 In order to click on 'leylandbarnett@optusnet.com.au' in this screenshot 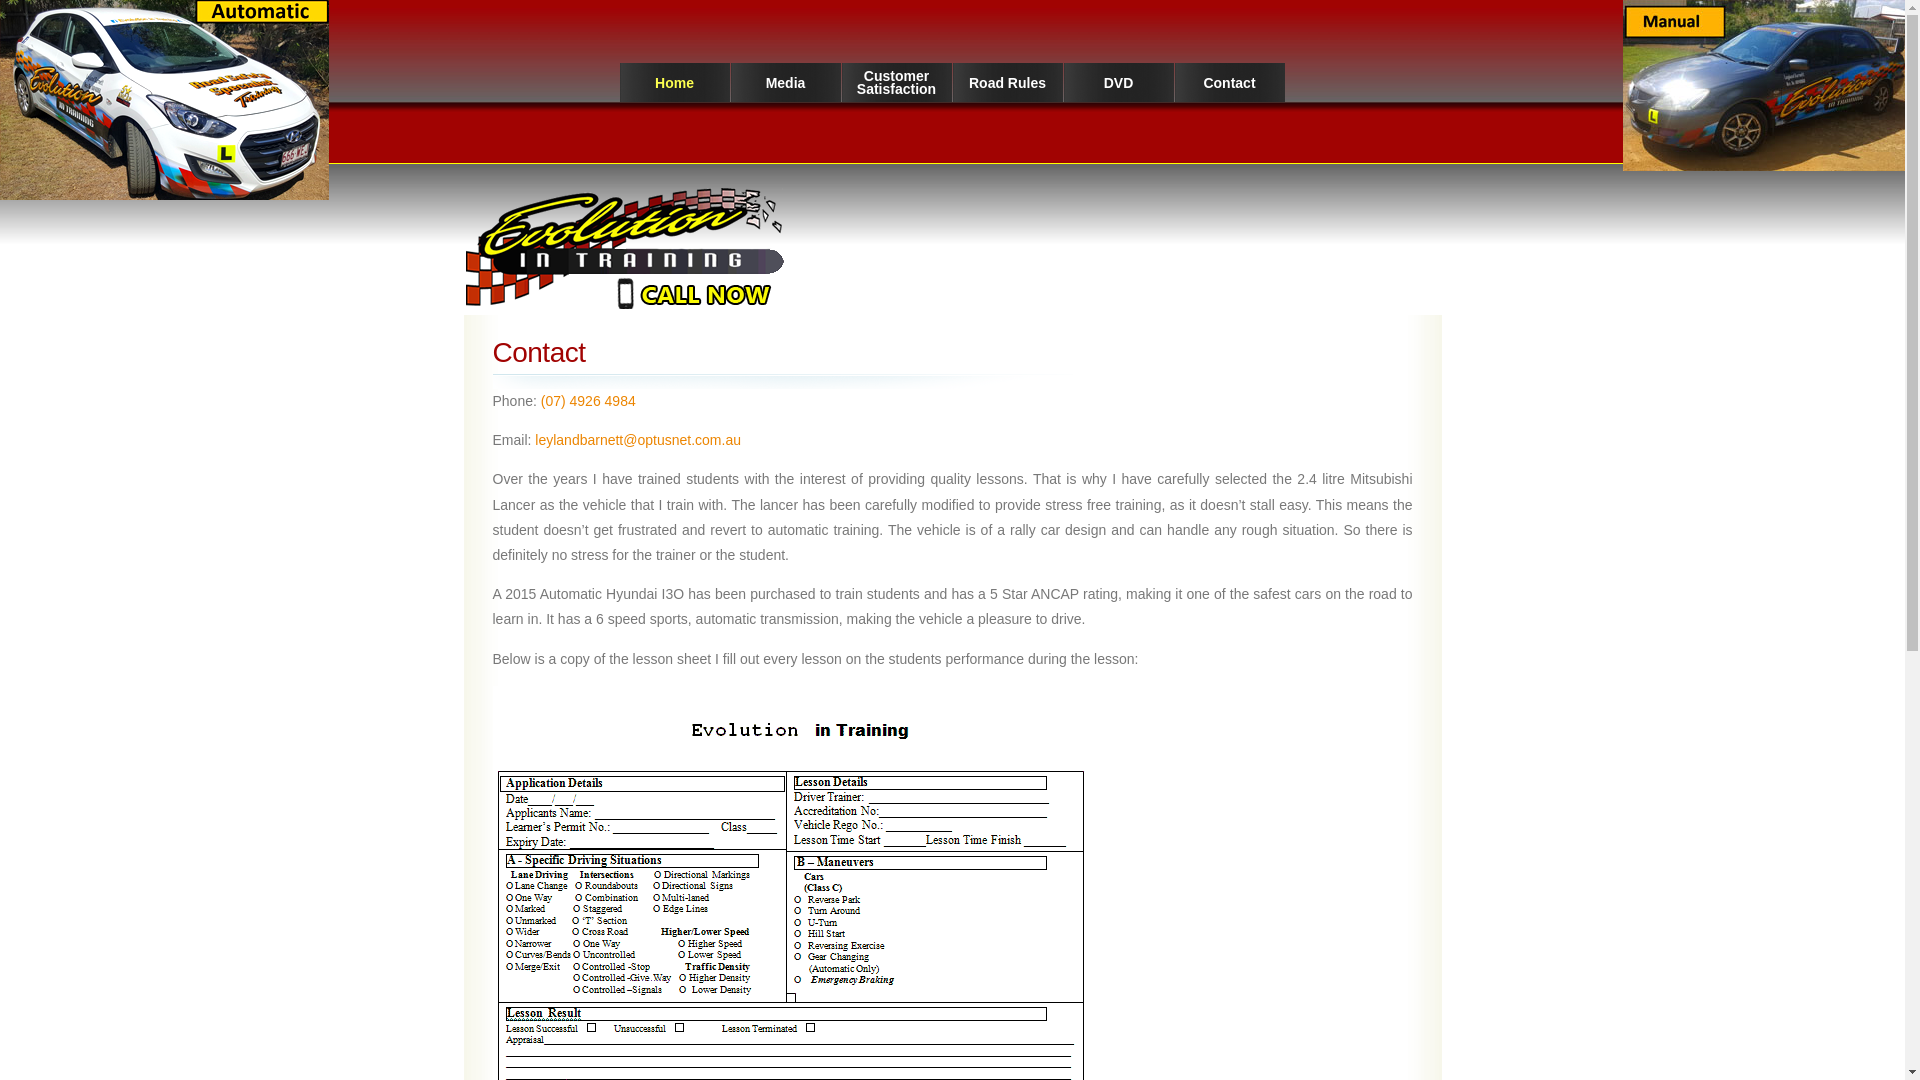, I will do `click(534, 438)`.